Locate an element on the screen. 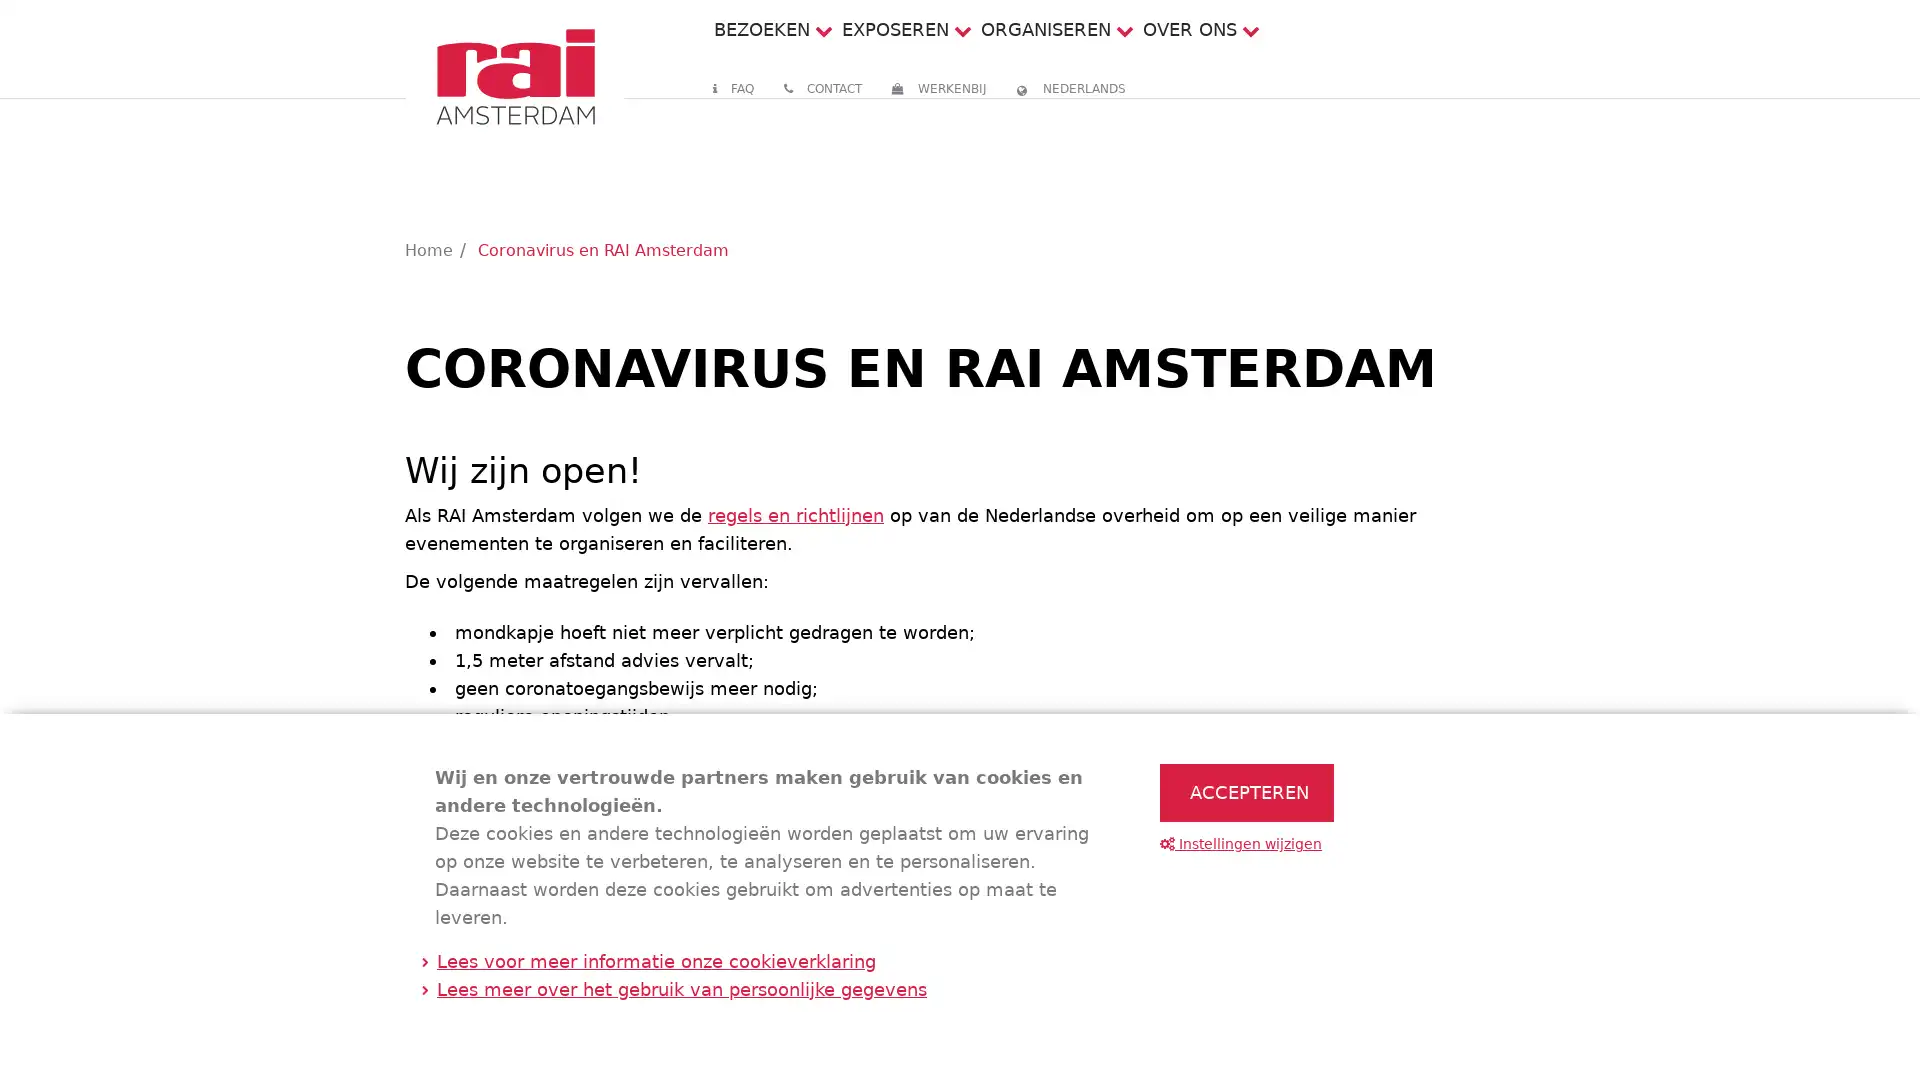 The image size is (1920, 1080). ACCEPTEREN is located at coordinates (1246, 792).